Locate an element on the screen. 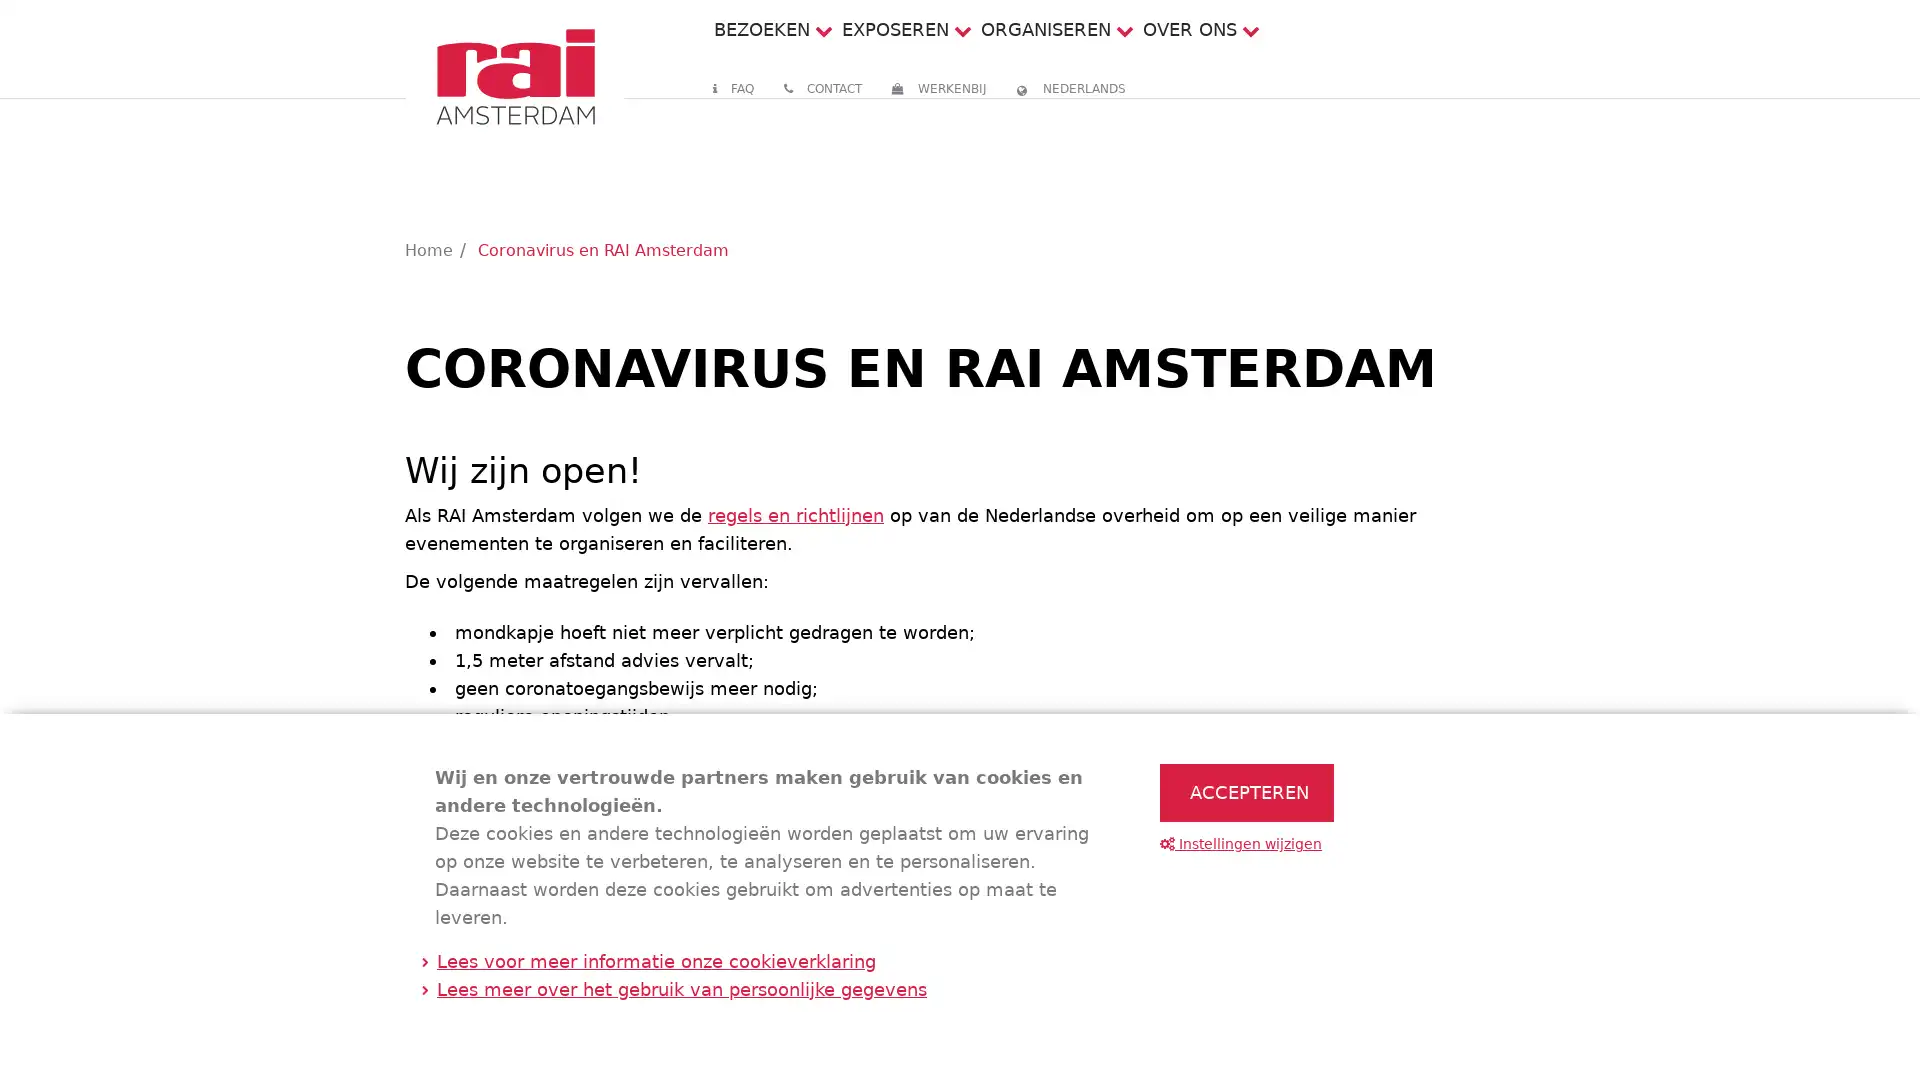 The image size is (1920, 1080). ACCEPTEREN is located at coordinates (1246, 792).